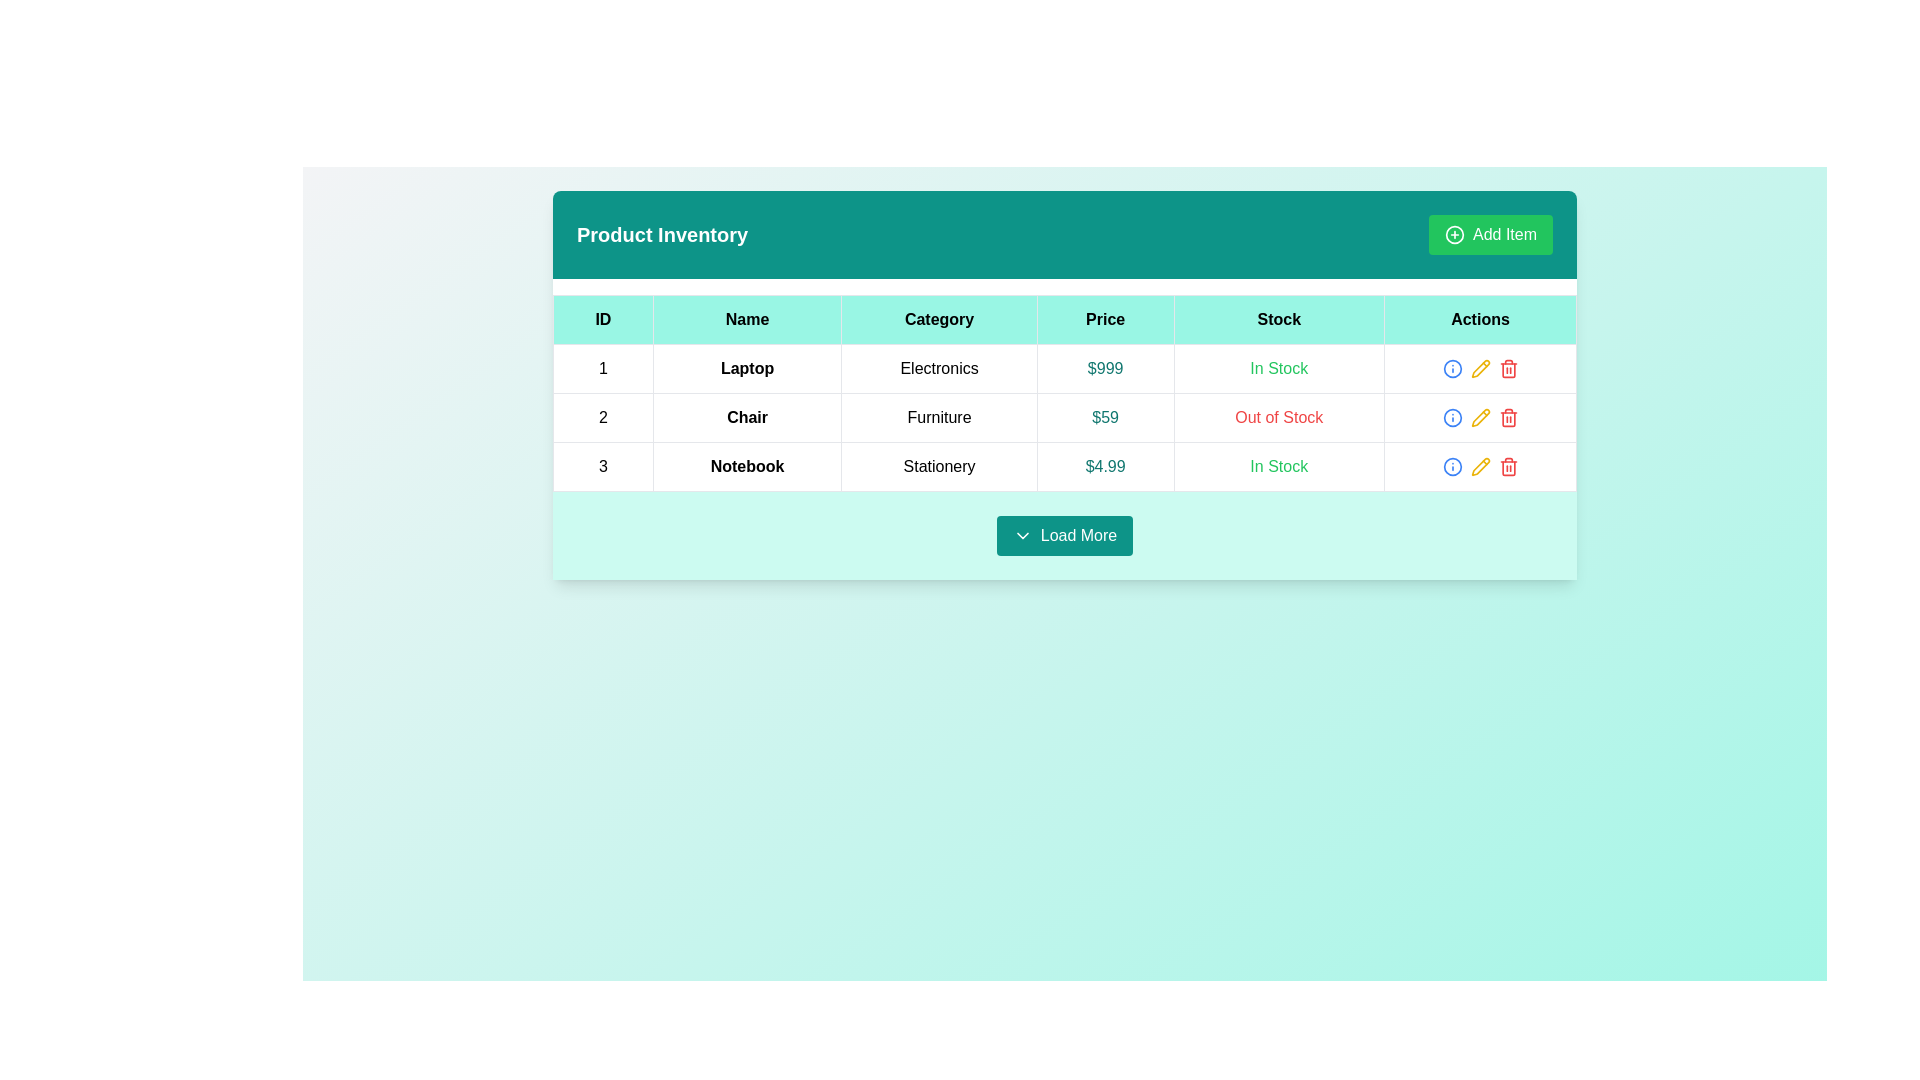  I want to click on the red delete icon located in the Actions column of the third row in the product inventory table, so click(1480, 466).